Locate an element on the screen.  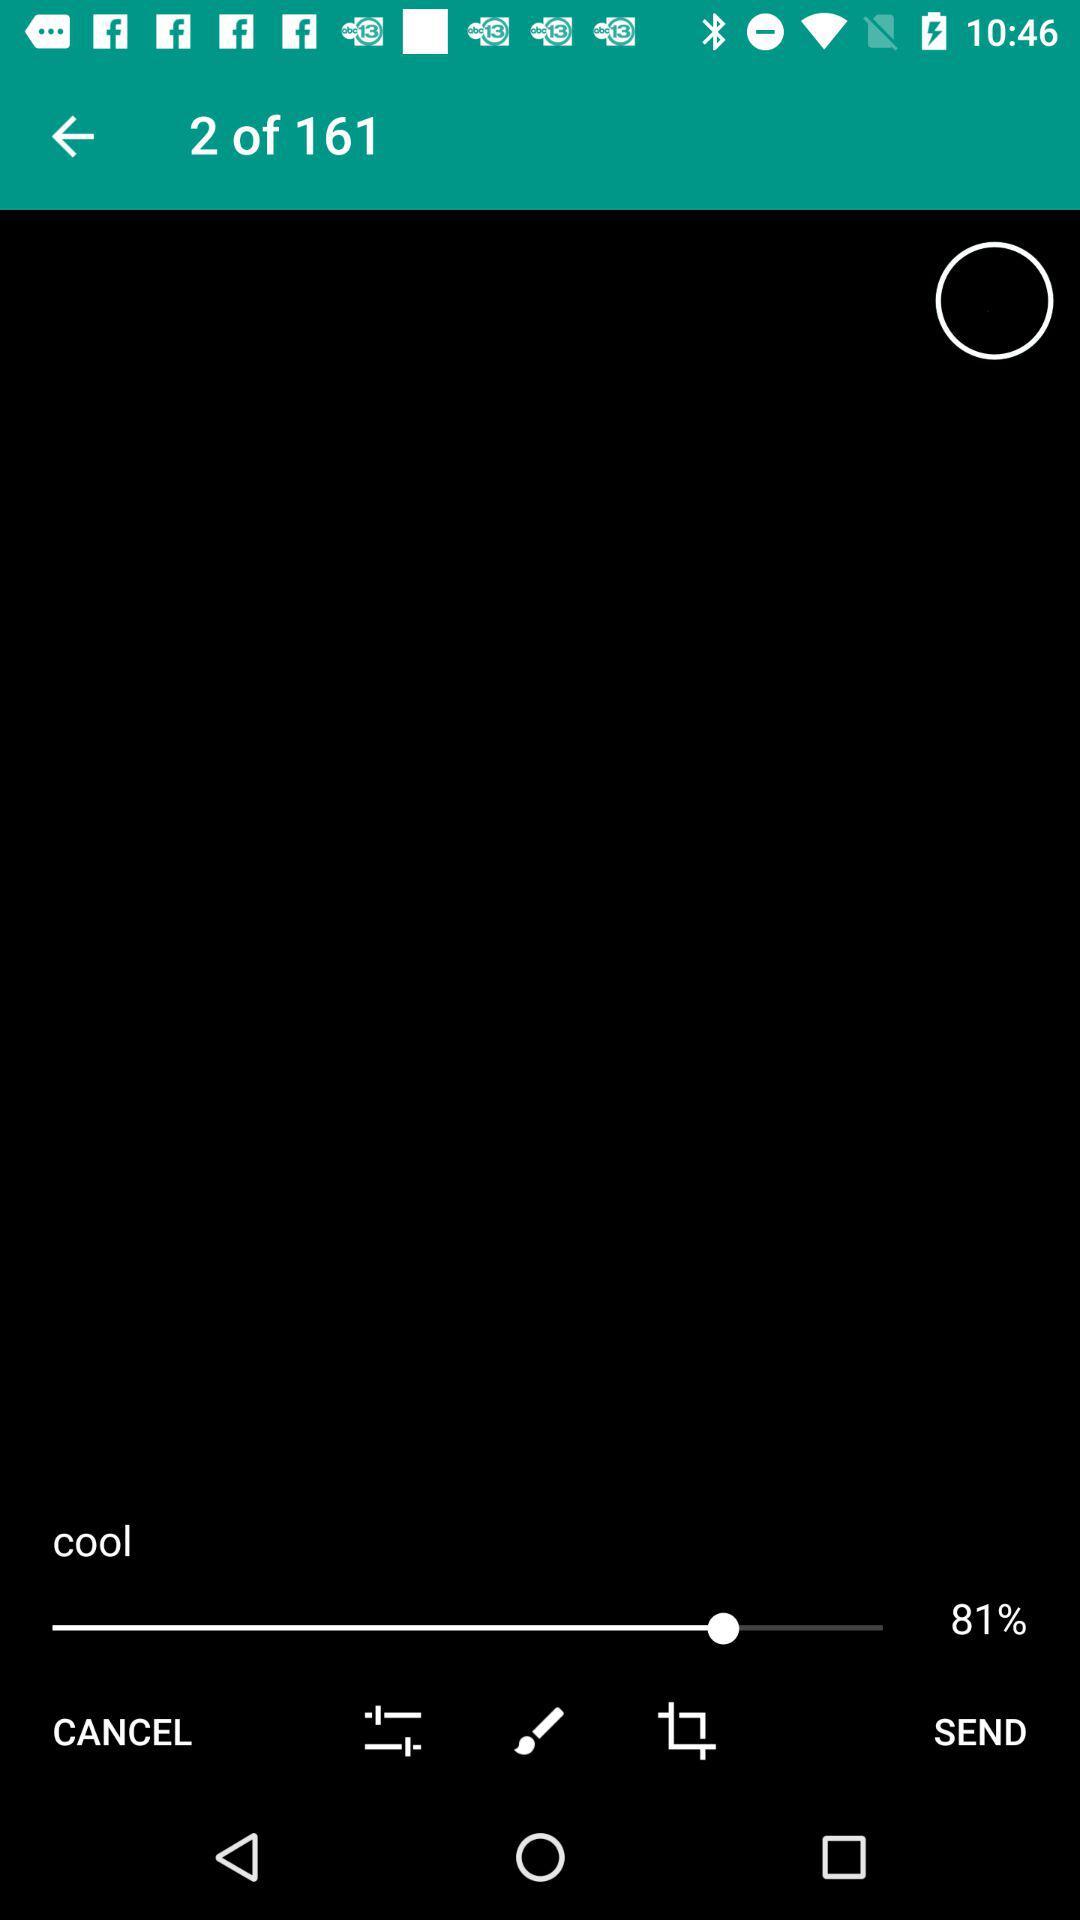
the icon at the top left corner is located at coordinates (69, 135).